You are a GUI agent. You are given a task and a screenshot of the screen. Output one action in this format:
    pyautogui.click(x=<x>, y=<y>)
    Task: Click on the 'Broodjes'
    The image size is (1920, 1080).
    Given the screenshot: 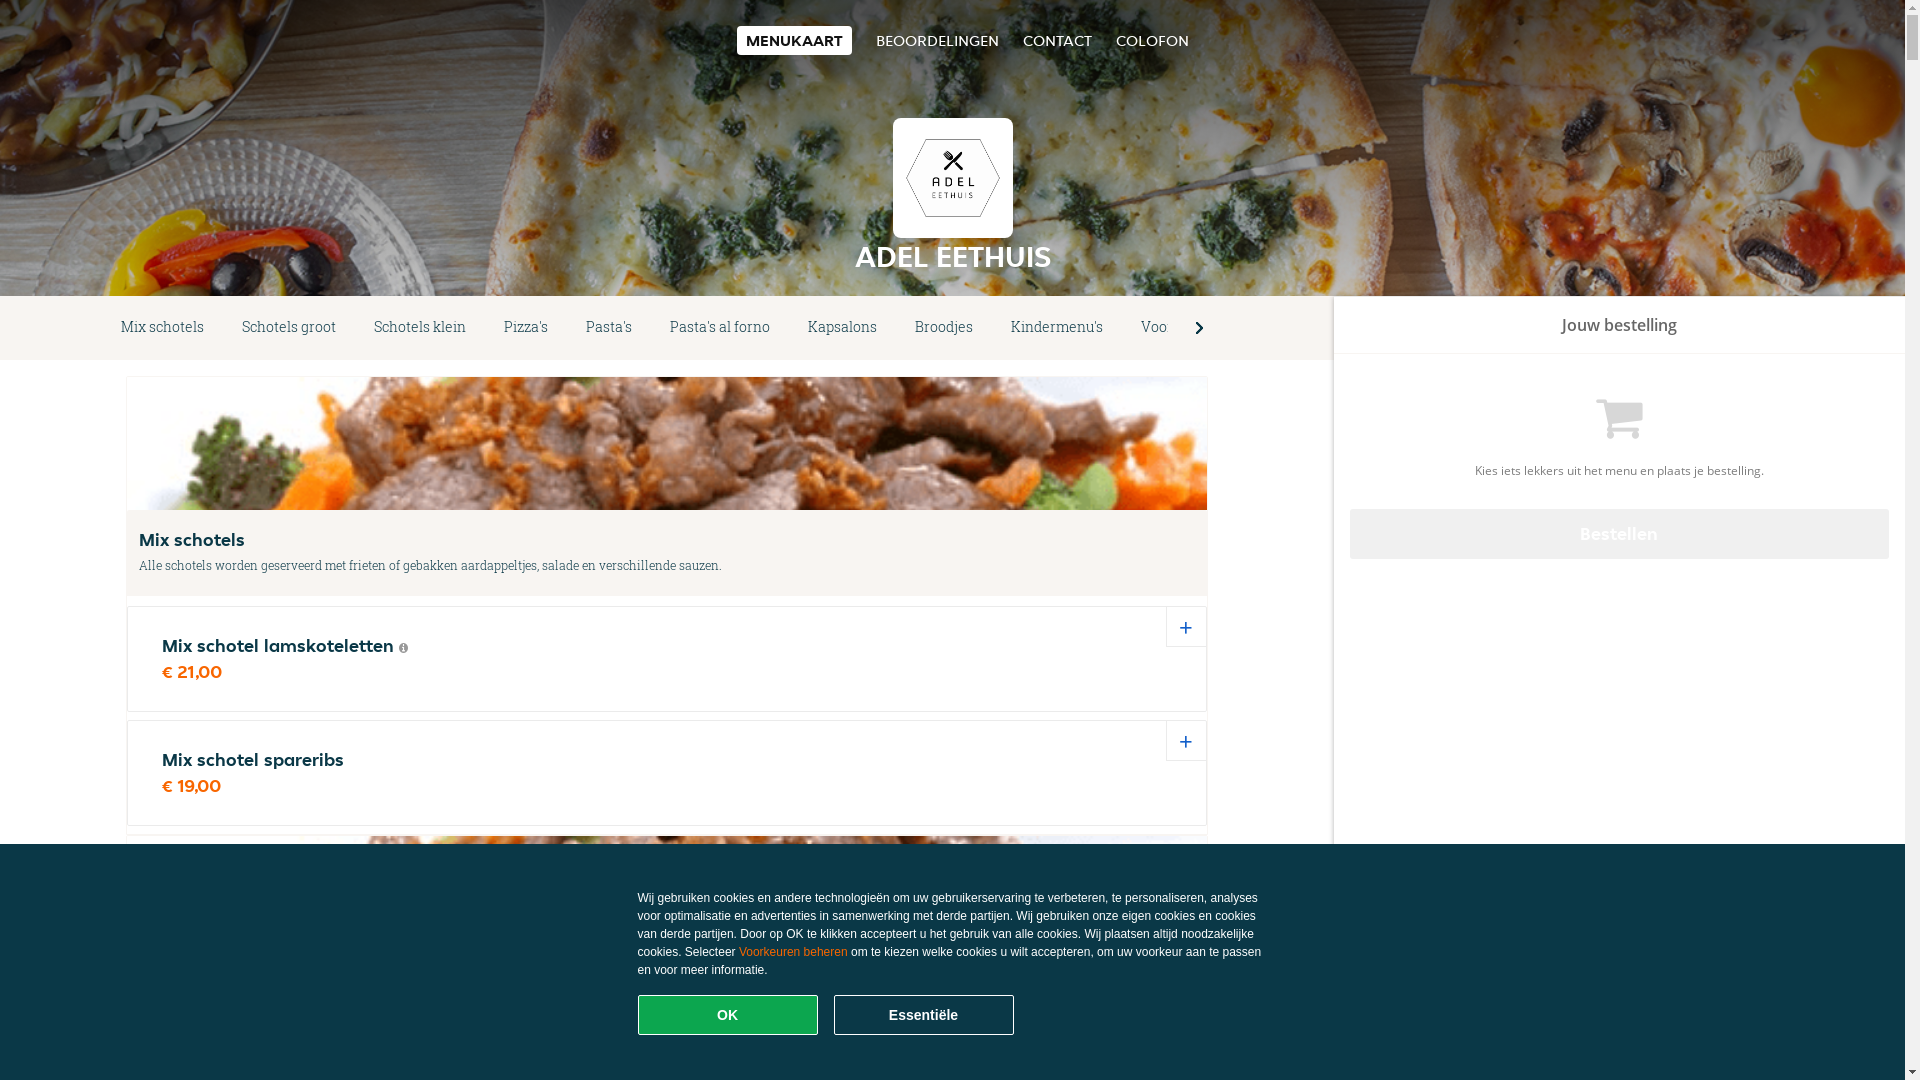 What is the action you would take?
    pyautogui.click(x=943, y=326)
    